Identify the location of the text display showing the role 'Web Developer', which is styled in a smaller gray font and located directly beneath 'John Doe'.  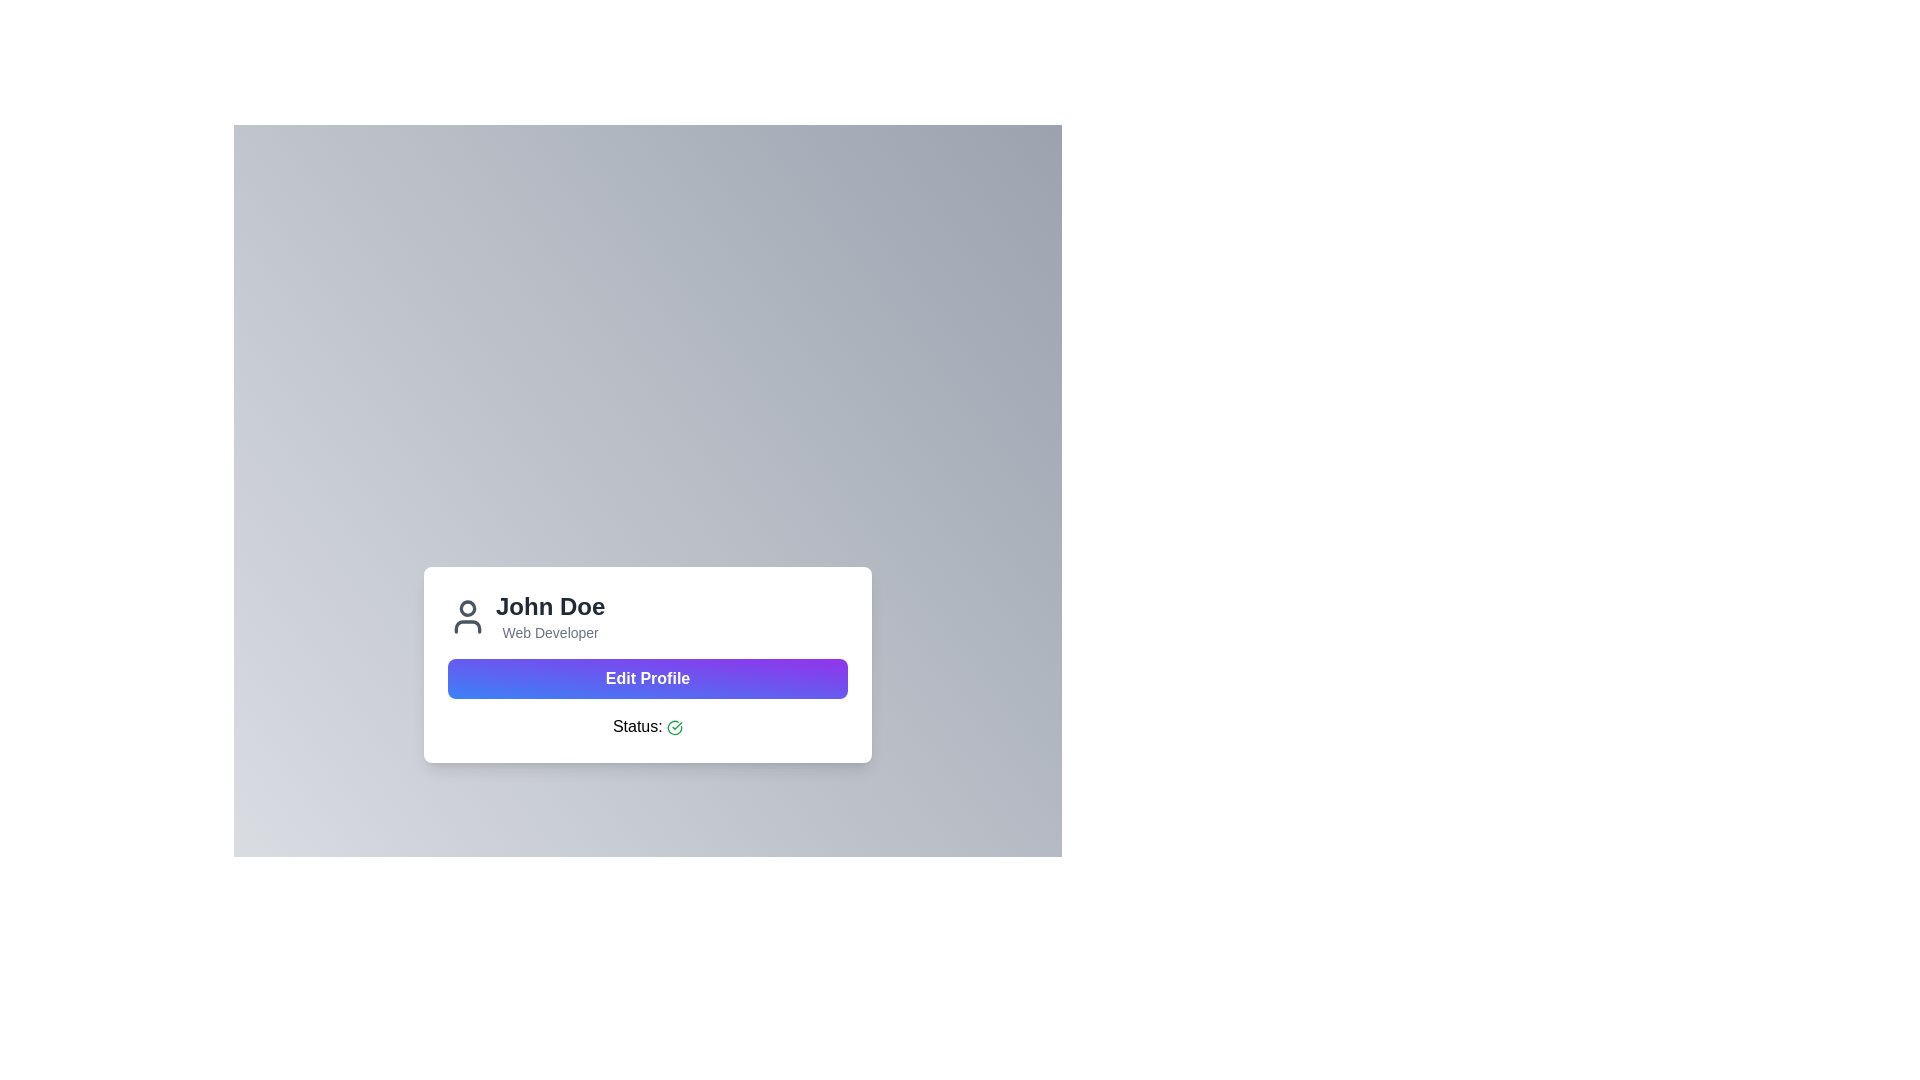
(550, 632).